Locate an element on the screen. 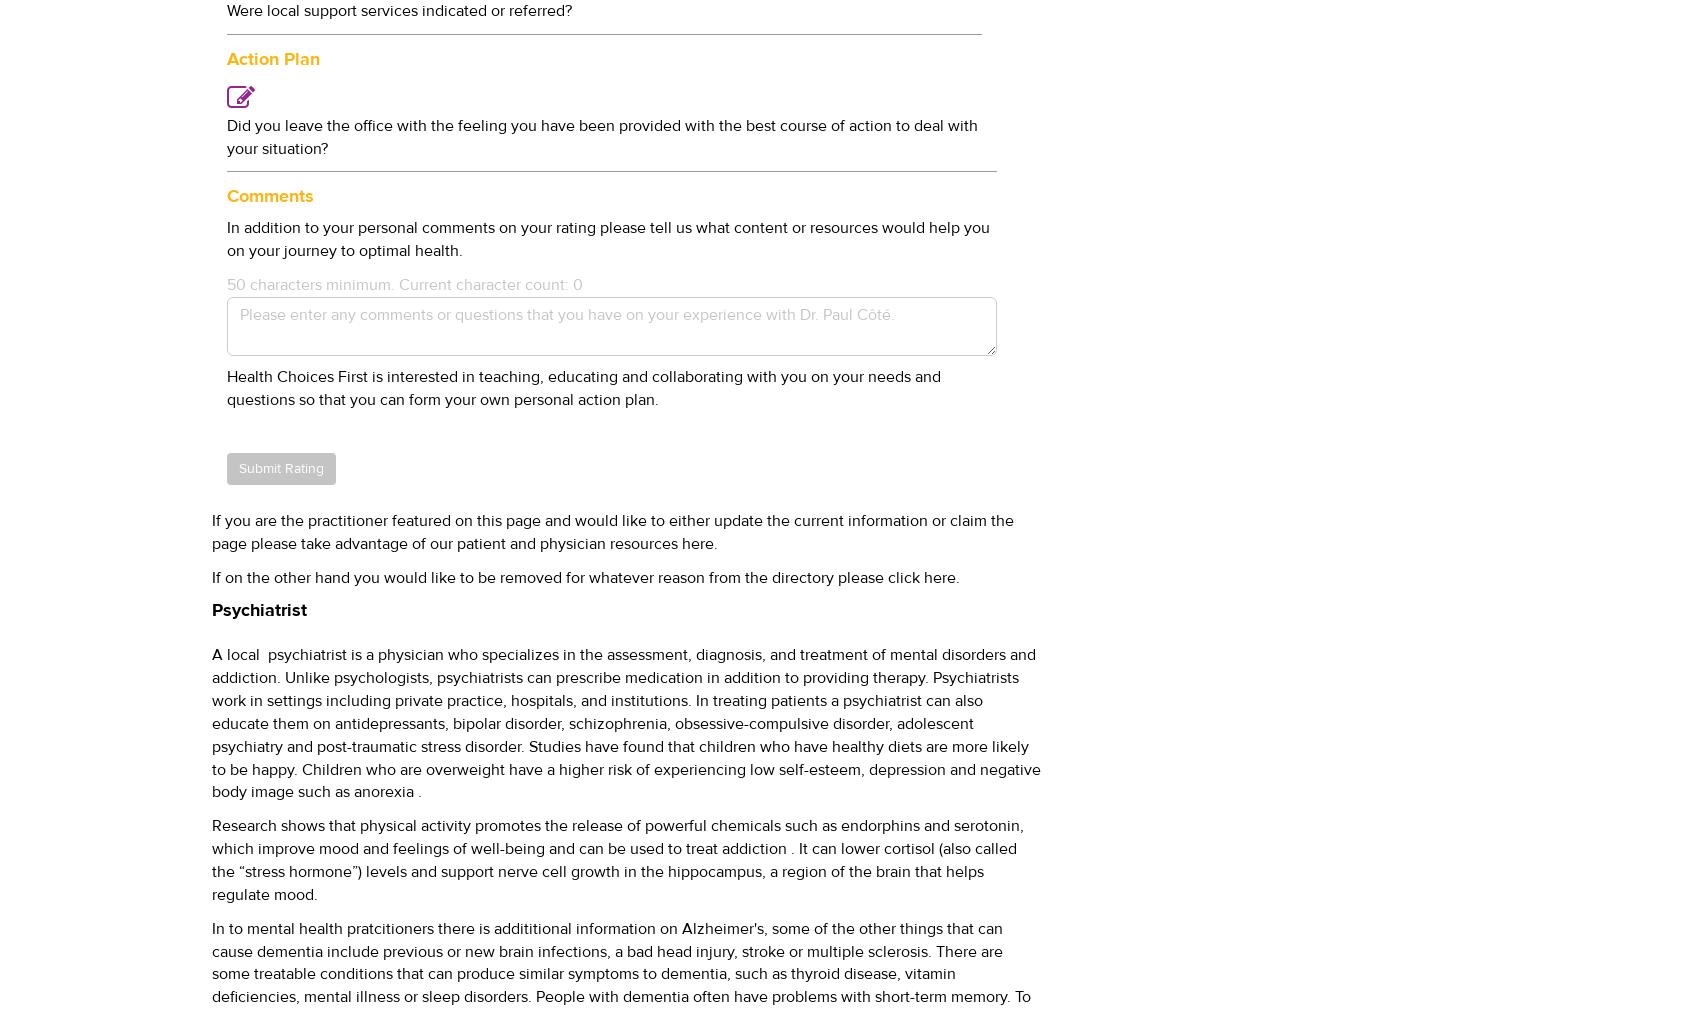 This screenshot has width=1684, height=1012. '50 characters minimum. Current character count:' is located at coordinates (227, 282).